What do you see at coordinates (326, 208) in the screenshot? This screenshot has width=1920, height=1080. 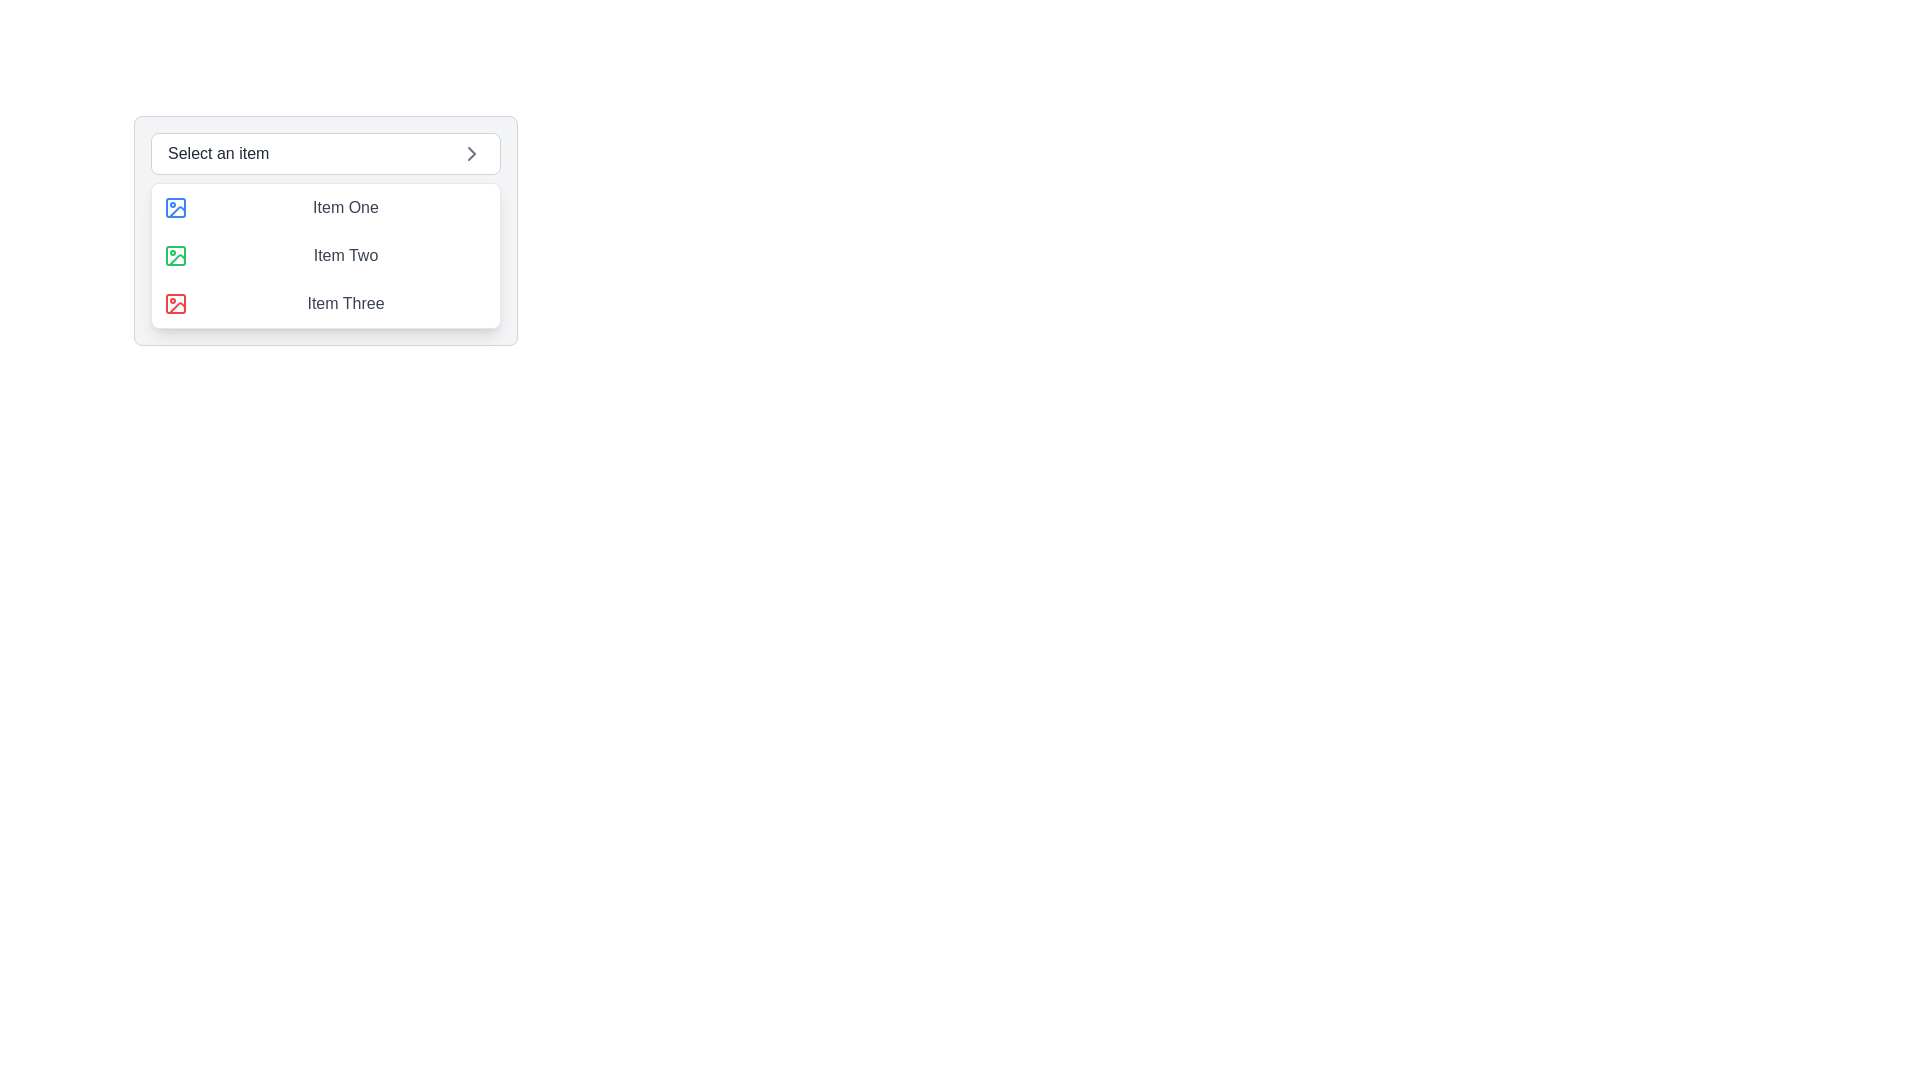 I see `the first item labeled 'Item One' in the dropdown menu` at bounding box center [326, 208].